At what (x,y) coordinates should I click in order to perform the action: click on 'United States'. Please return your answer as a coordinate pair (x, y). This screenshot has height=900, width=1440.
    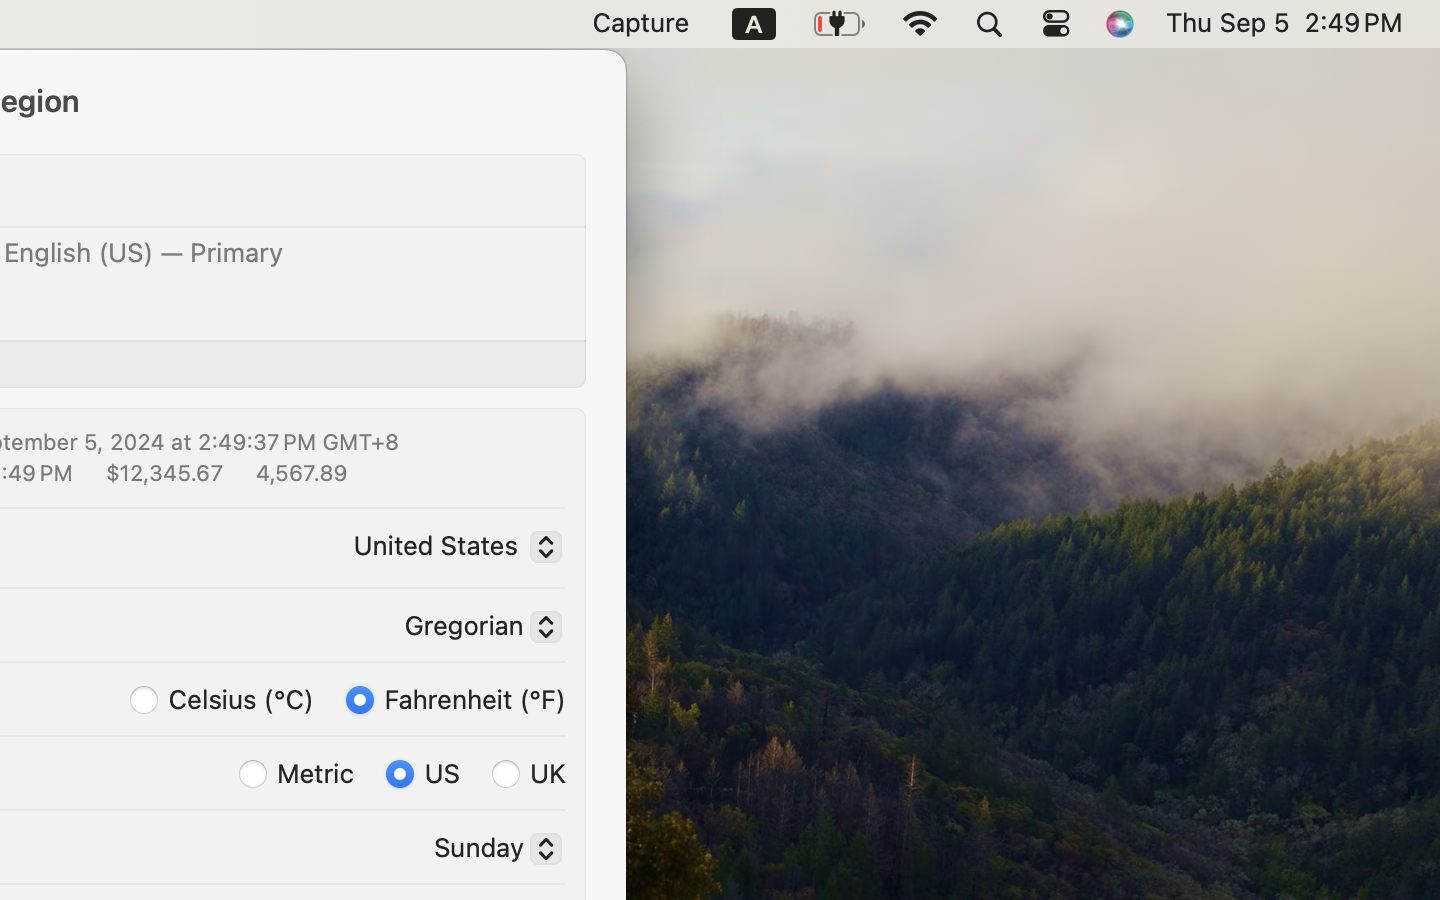
    Looking at the image, I should click on (452, 548).